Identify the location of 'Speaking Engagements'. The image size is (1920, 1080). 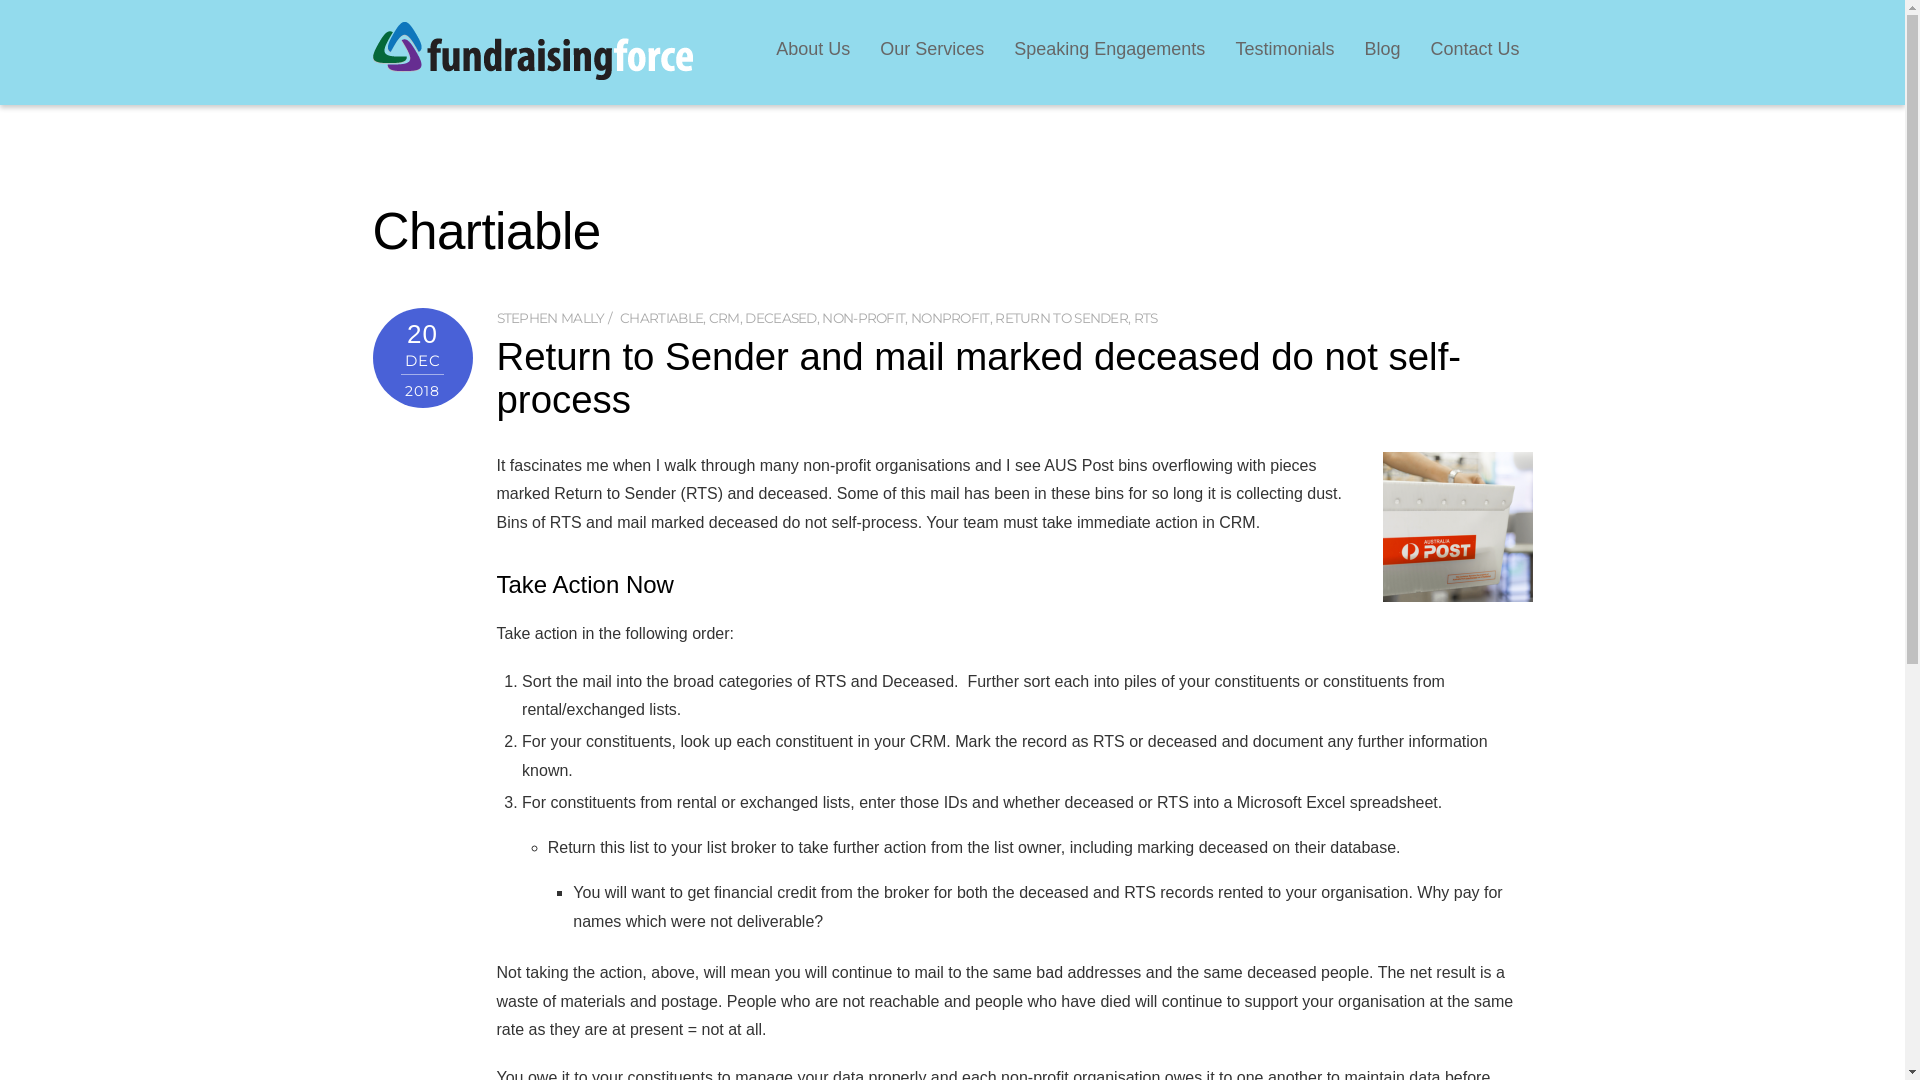
(1003, 45).